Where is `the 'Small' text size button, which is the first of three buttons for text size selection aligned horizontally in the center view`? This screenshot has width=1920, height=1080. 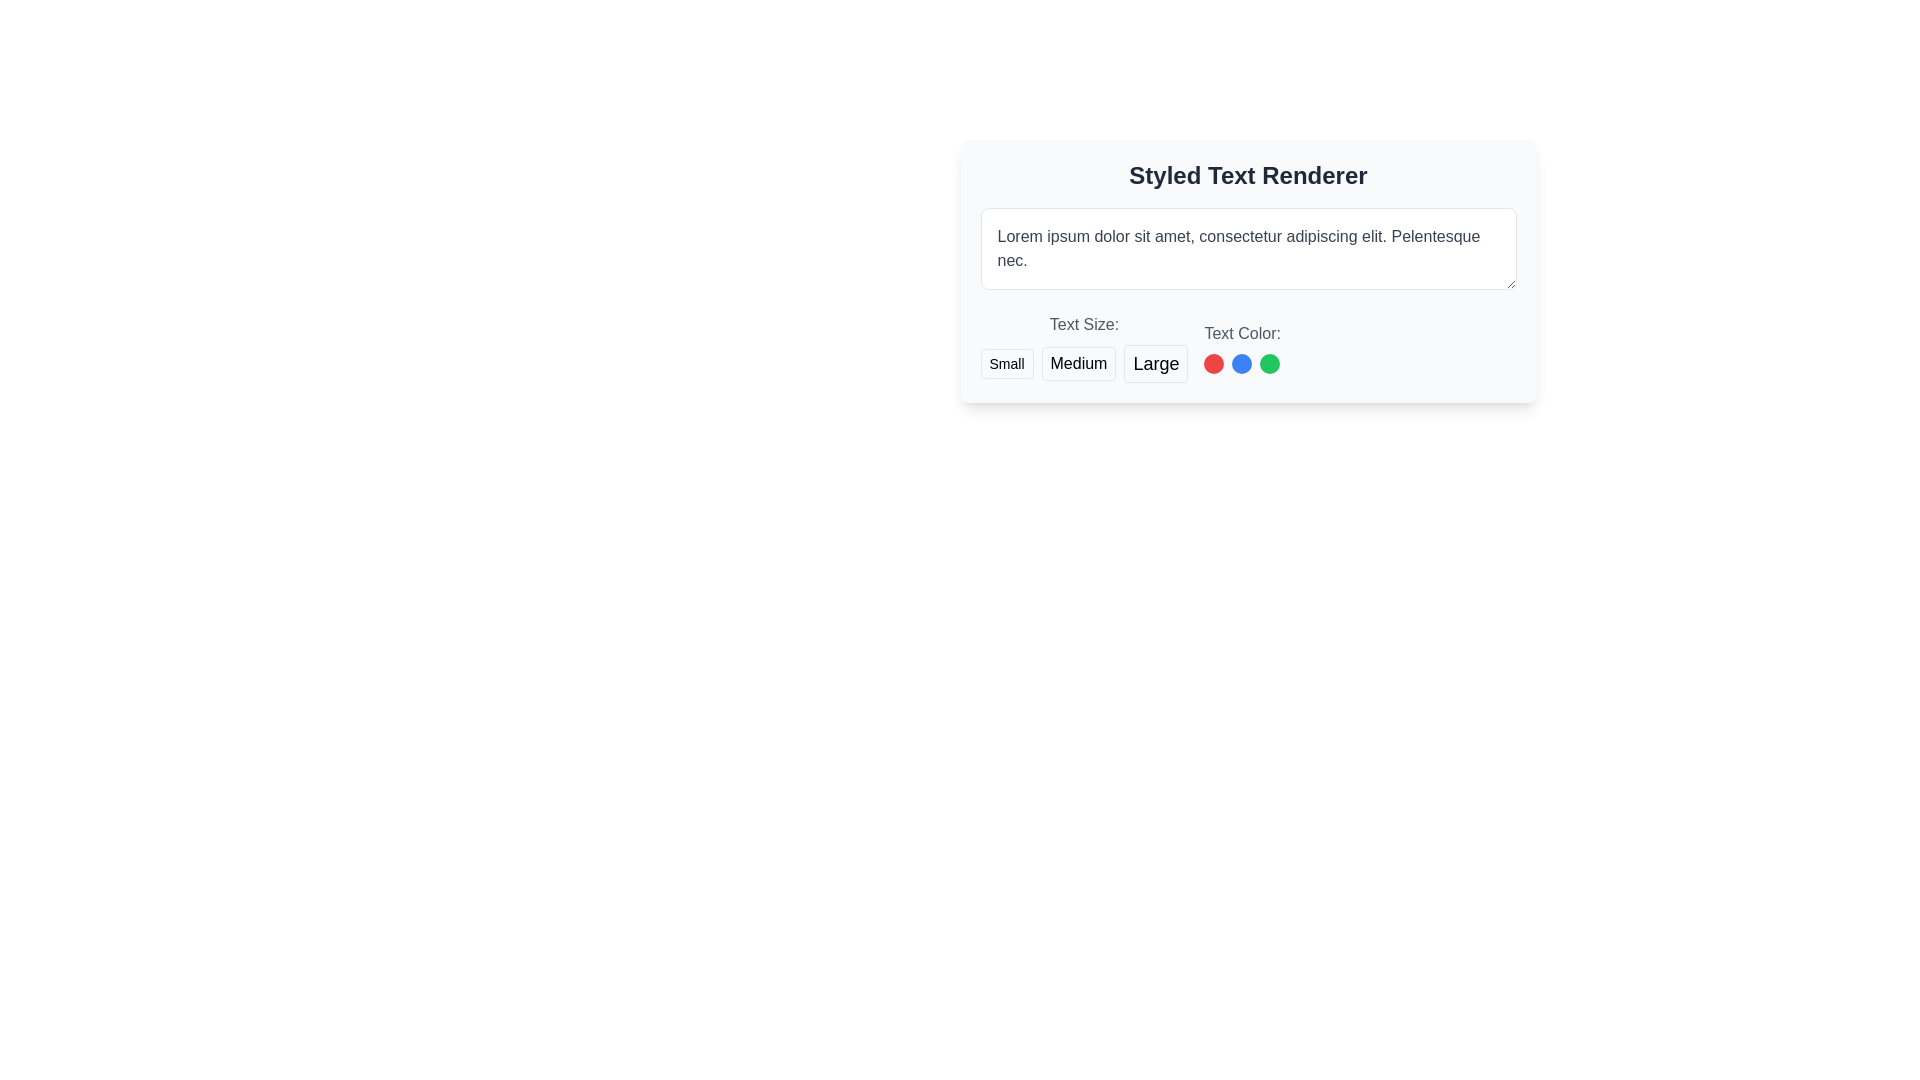 the 'Small' text size button, which is the first of three buttons for text size selection aligned horizontally in the center view is located at coordinates (1007, 363).